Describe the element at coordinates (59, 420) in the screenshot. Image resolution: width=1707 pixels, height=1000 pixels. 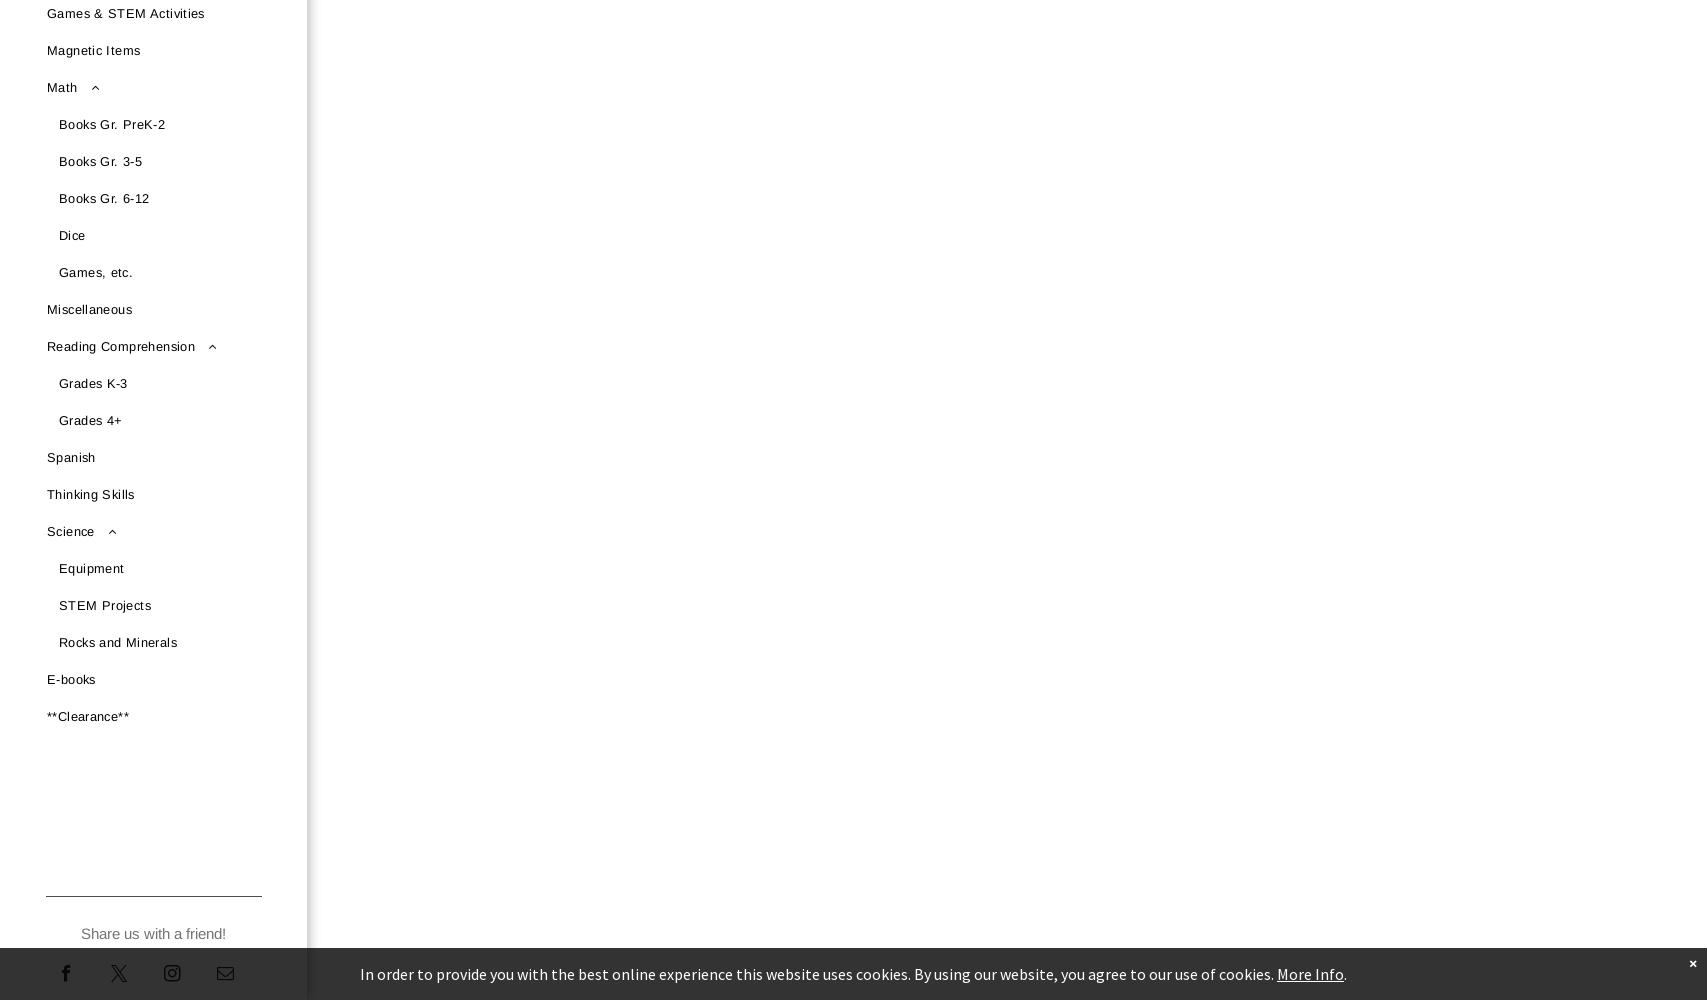
I see `'Grades 4+'` at that location.